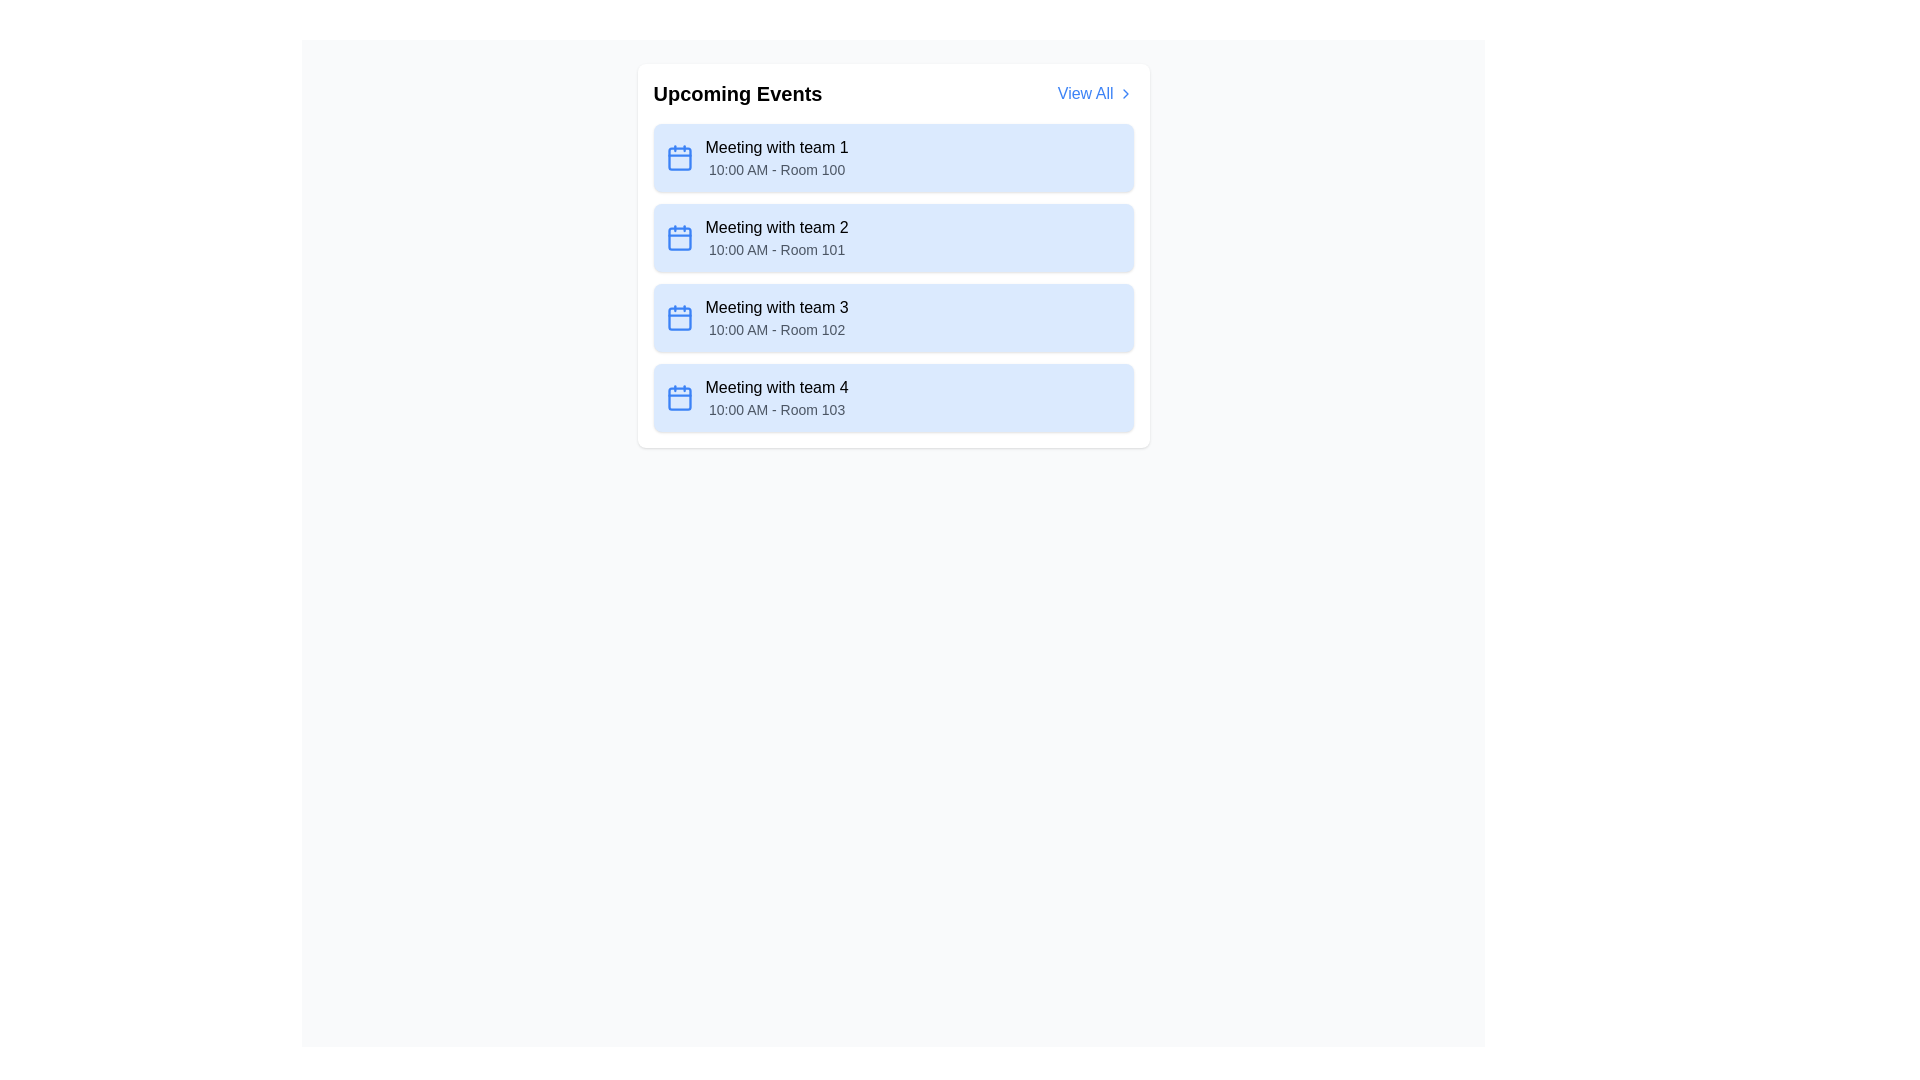  I want to click on the text label displaying '10:00 AM - Room 103', which is styled in a small gray font and positioned below the title 'Meeting with team 4', so click(776, 408).